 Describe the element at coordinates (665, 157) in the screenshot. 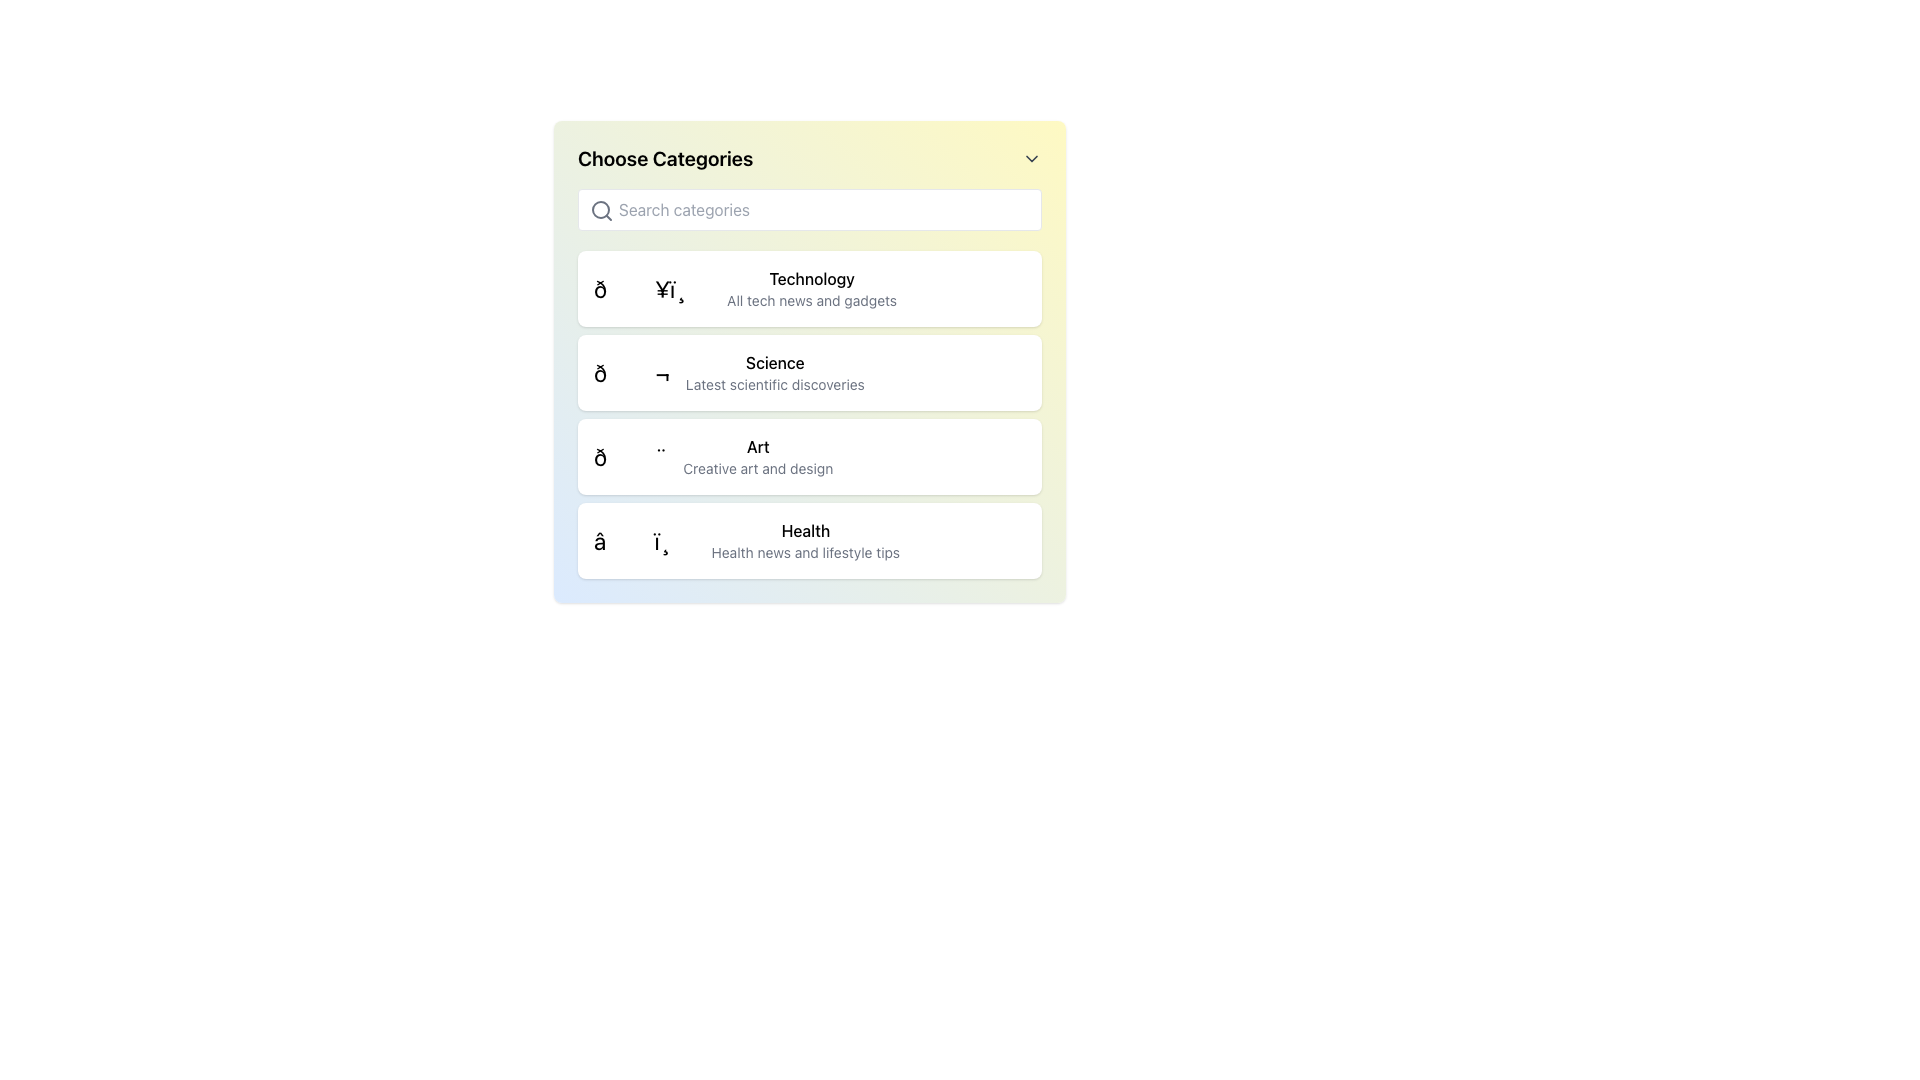

I see `the 'Choose Categories' text label which is prominently displayed in a bold and large font at the top-left corner of the interface` at that location.